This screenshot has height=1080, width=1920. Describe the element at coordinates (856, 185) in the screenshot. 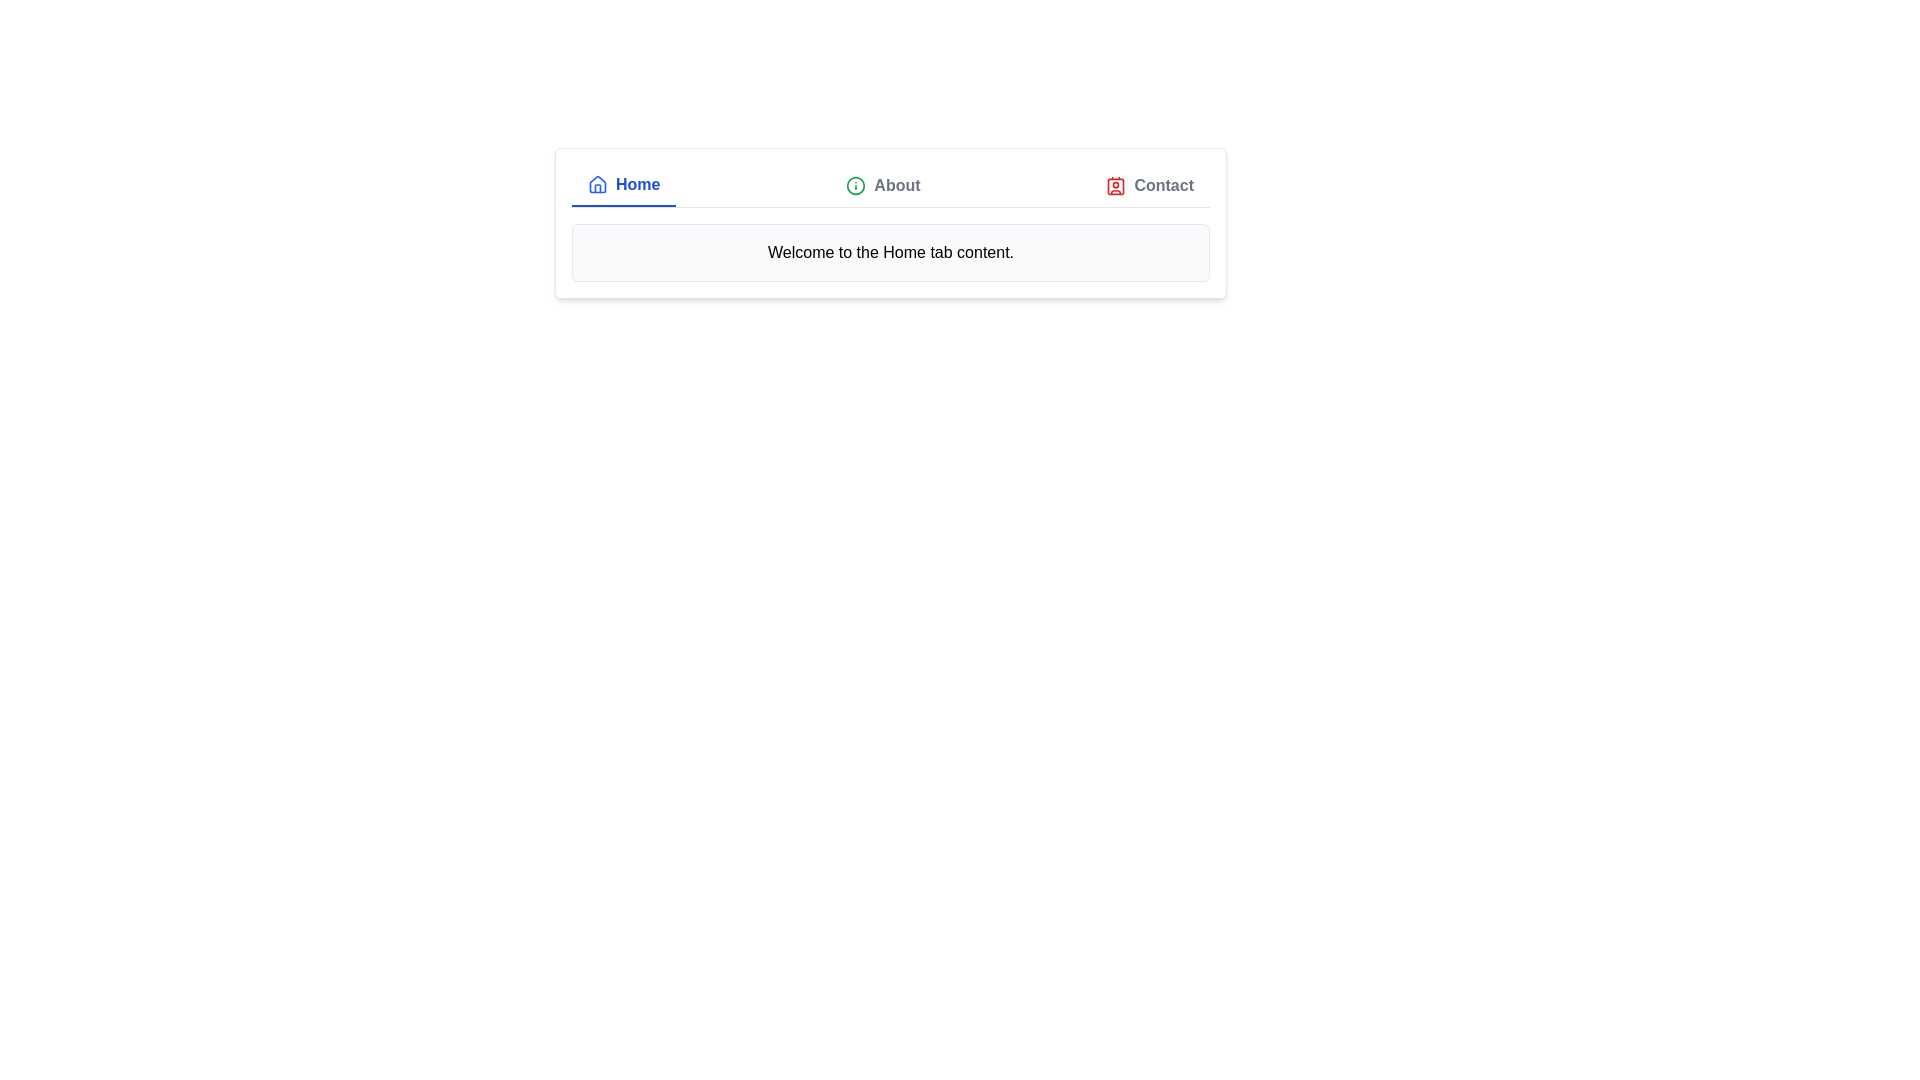

I see `the 'About' navigation icon, which is located on the center-left side of the 'About' menu item in the navigation bar` at that location.